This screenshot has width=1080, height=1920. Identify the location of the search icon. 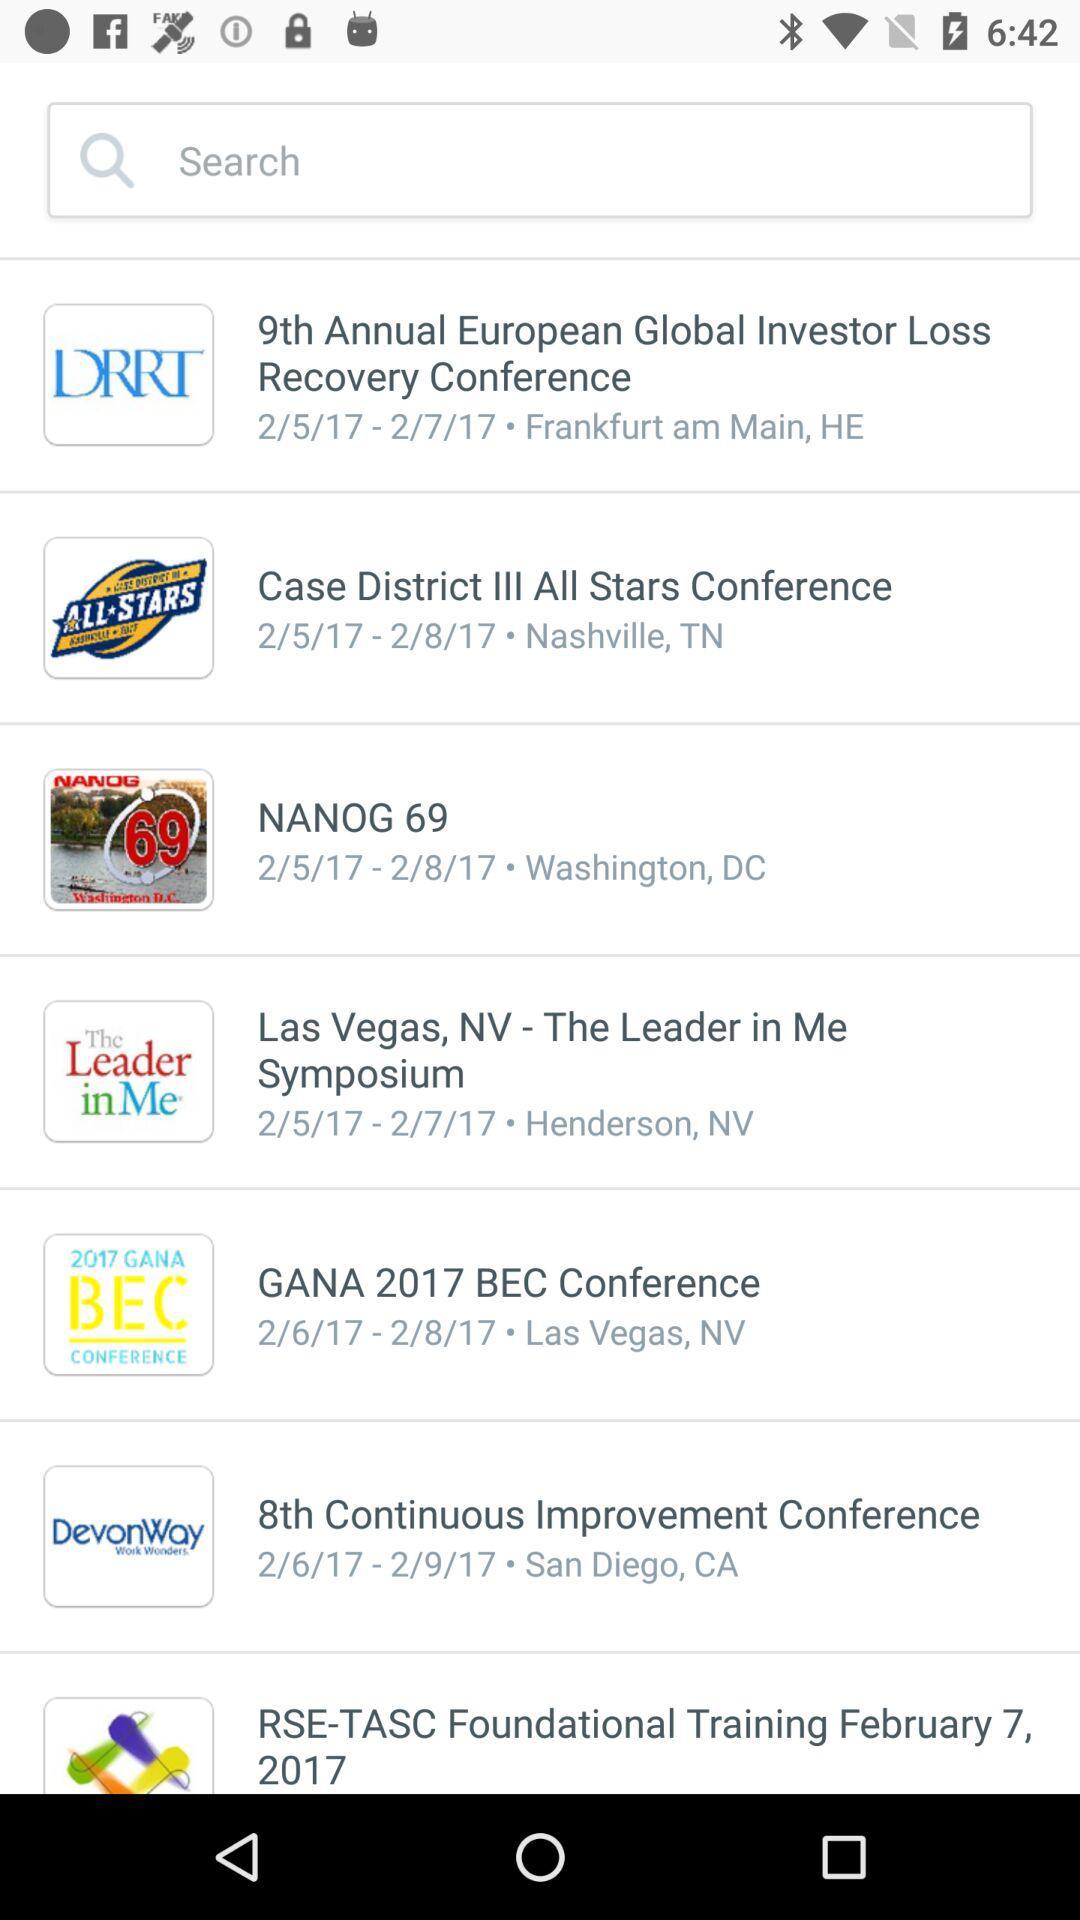
(68, 130).